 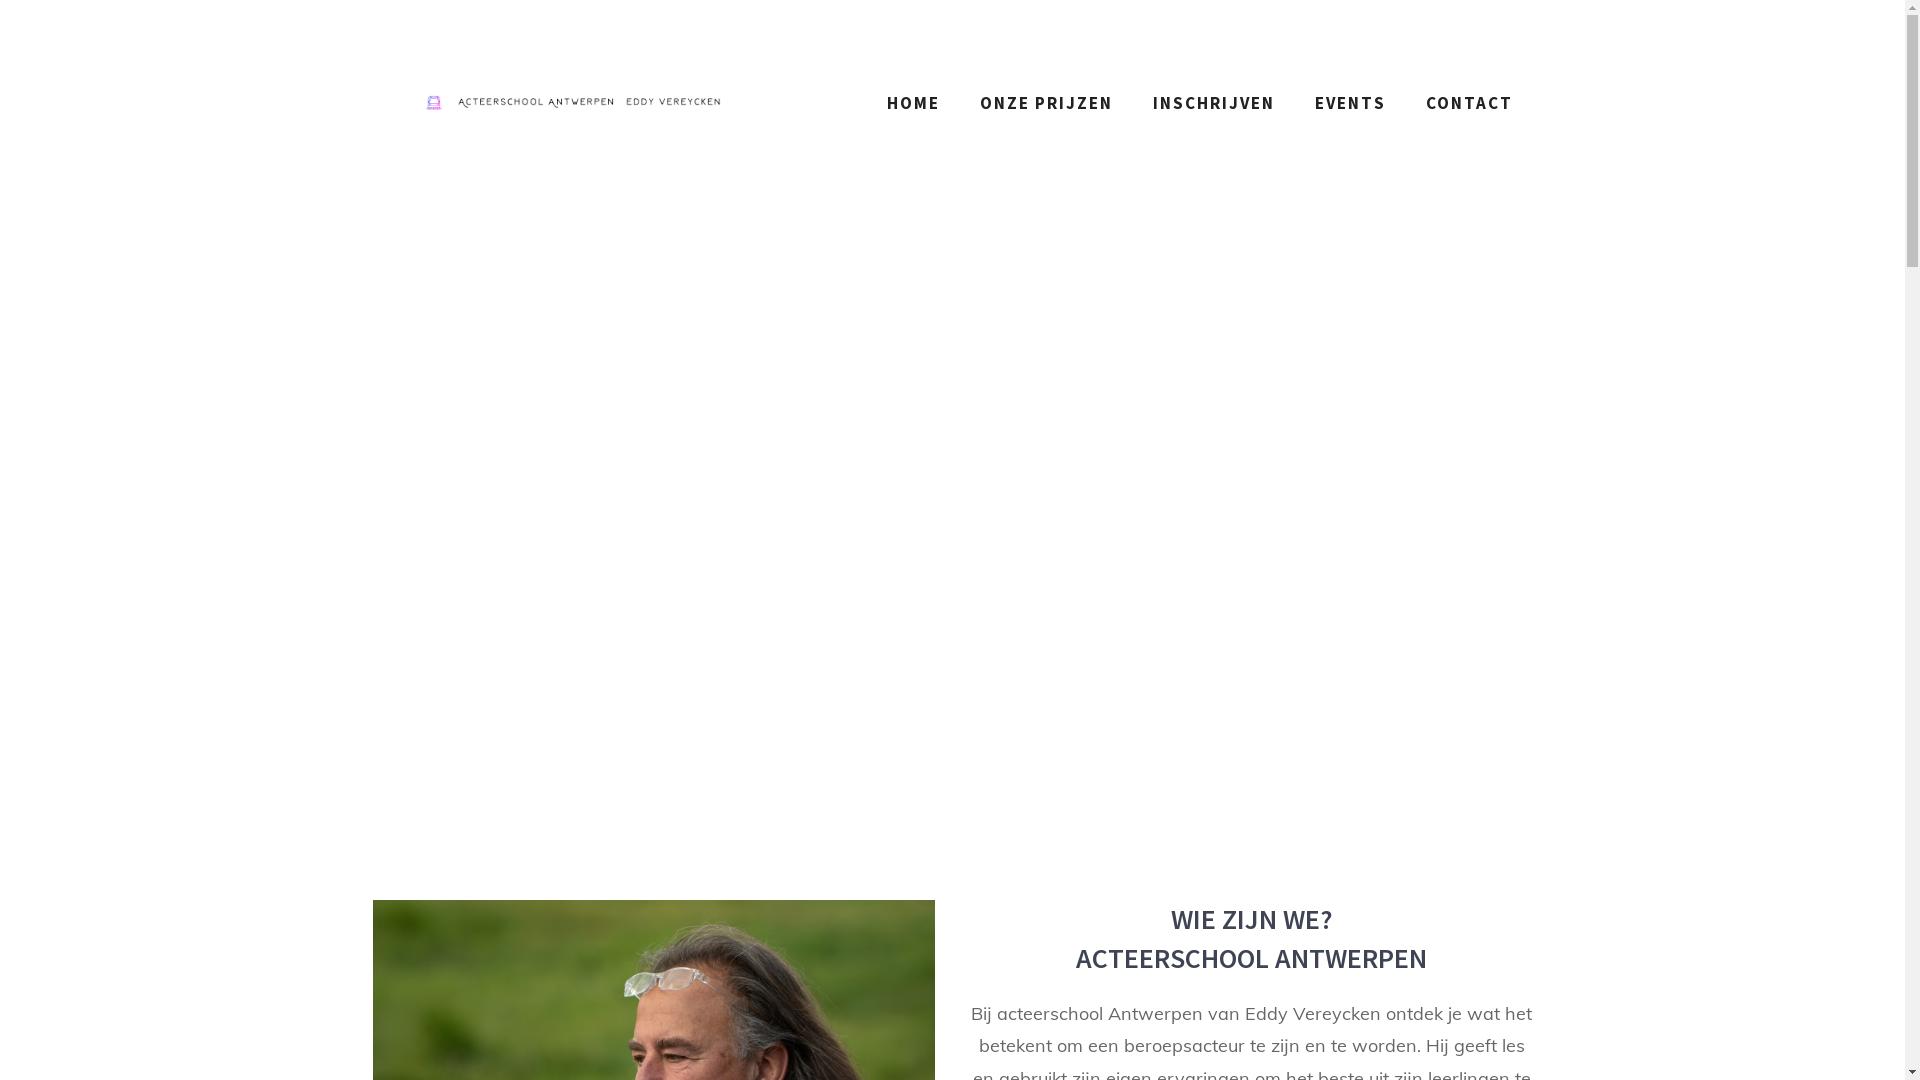 What do you see at coordinates (1469, 103) in the screenshot?
I see `'CONTACT'` at bounding box center [1469, 103].